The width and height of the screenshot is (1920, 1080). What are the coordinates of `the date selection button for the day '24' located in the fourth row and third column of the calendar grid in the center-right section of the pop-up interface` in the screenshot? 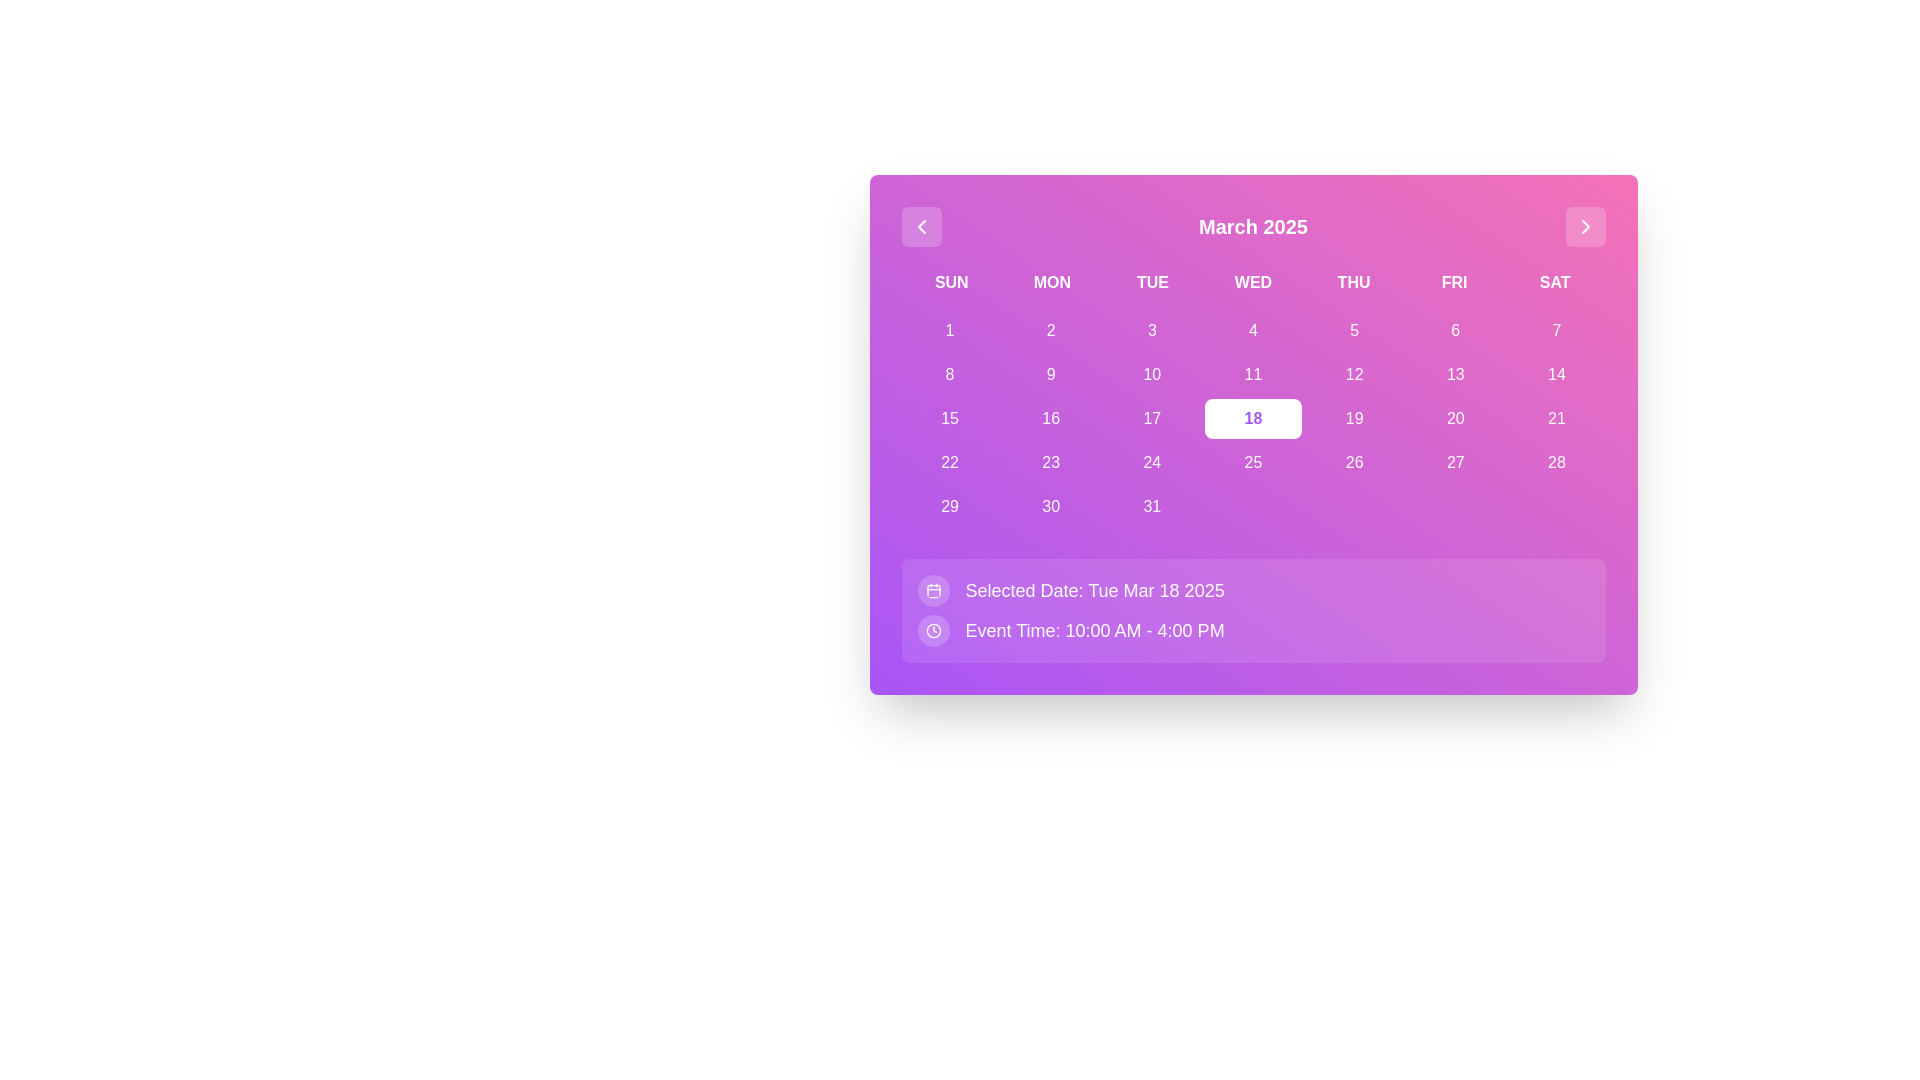 It's located at (1152, 462).